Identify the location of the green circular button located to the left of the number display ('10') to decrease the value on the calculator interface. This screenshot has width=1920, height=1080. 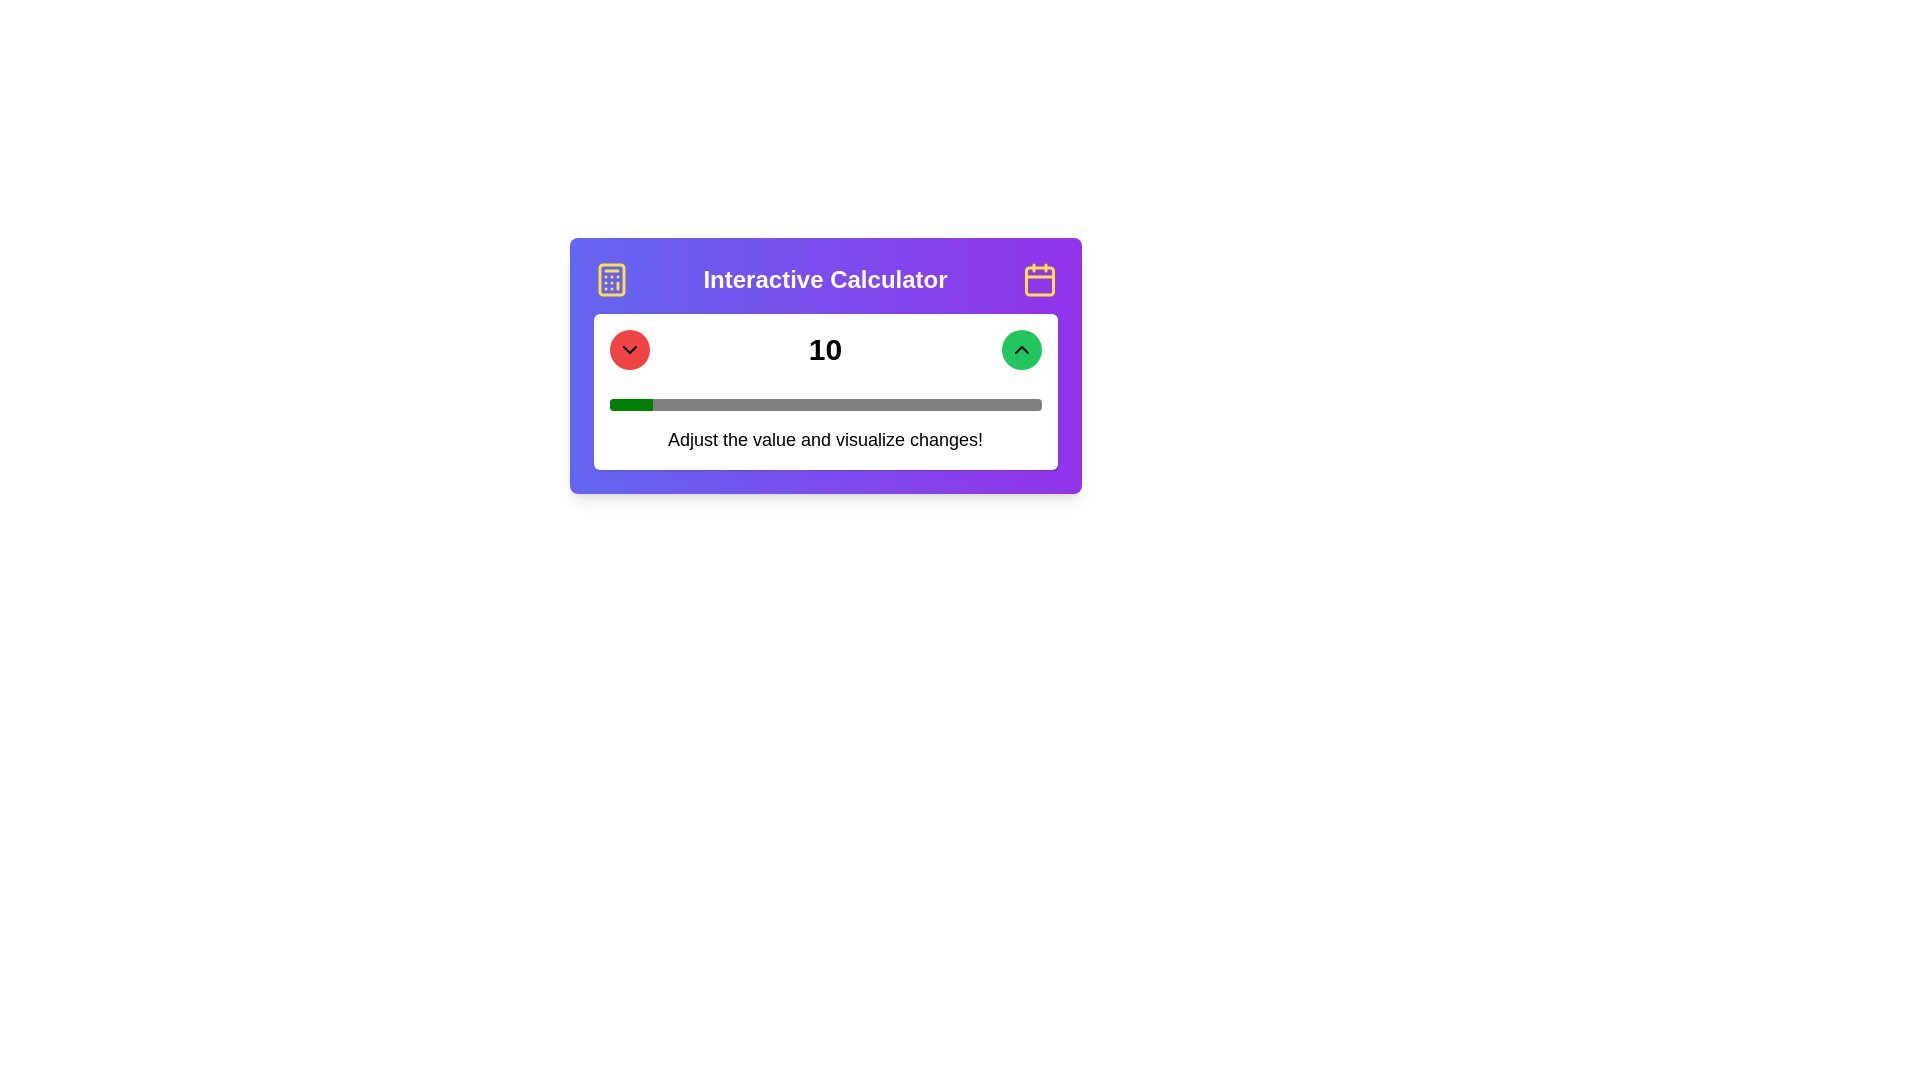
(628, 349).